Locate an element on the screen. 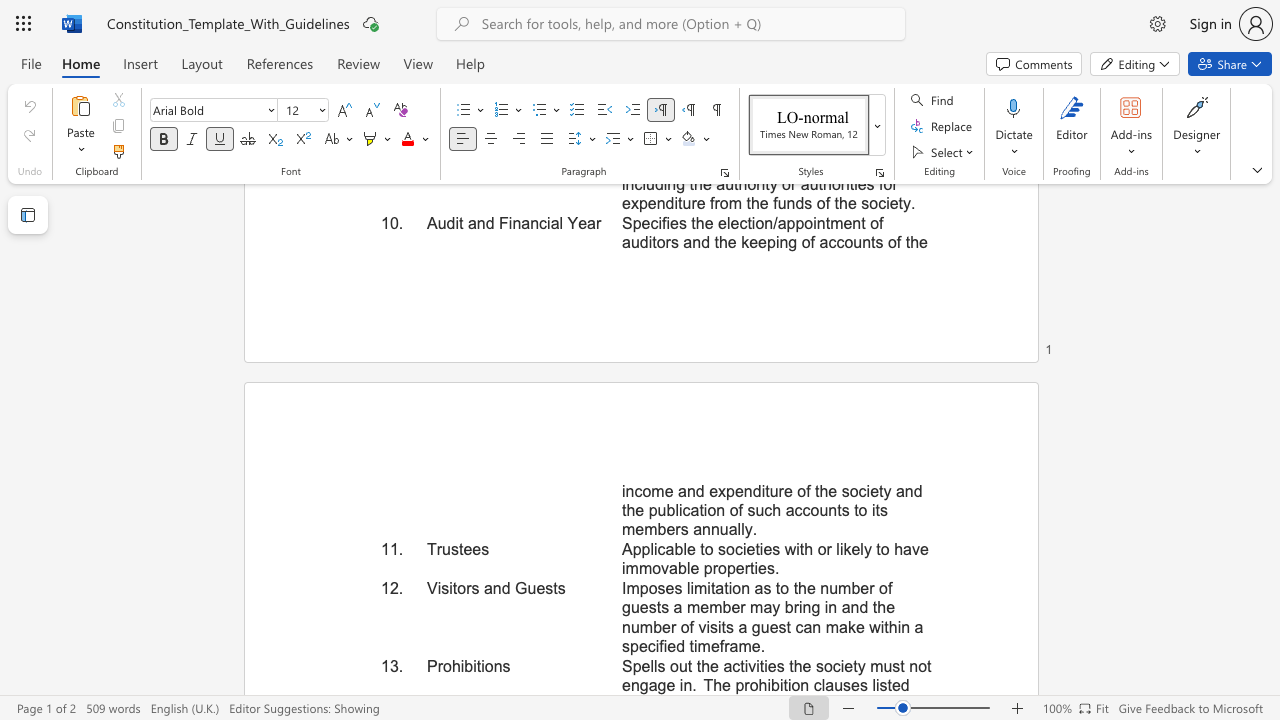 Image resolution: width=1280 pixels, height=720 pixels. the subset text "ber of guests a member may bring in" within the text "Imposes limitation as to the number of guests a member may bring in and the number of visits a guest can make within a specified" is located at coordinates (851, 587).